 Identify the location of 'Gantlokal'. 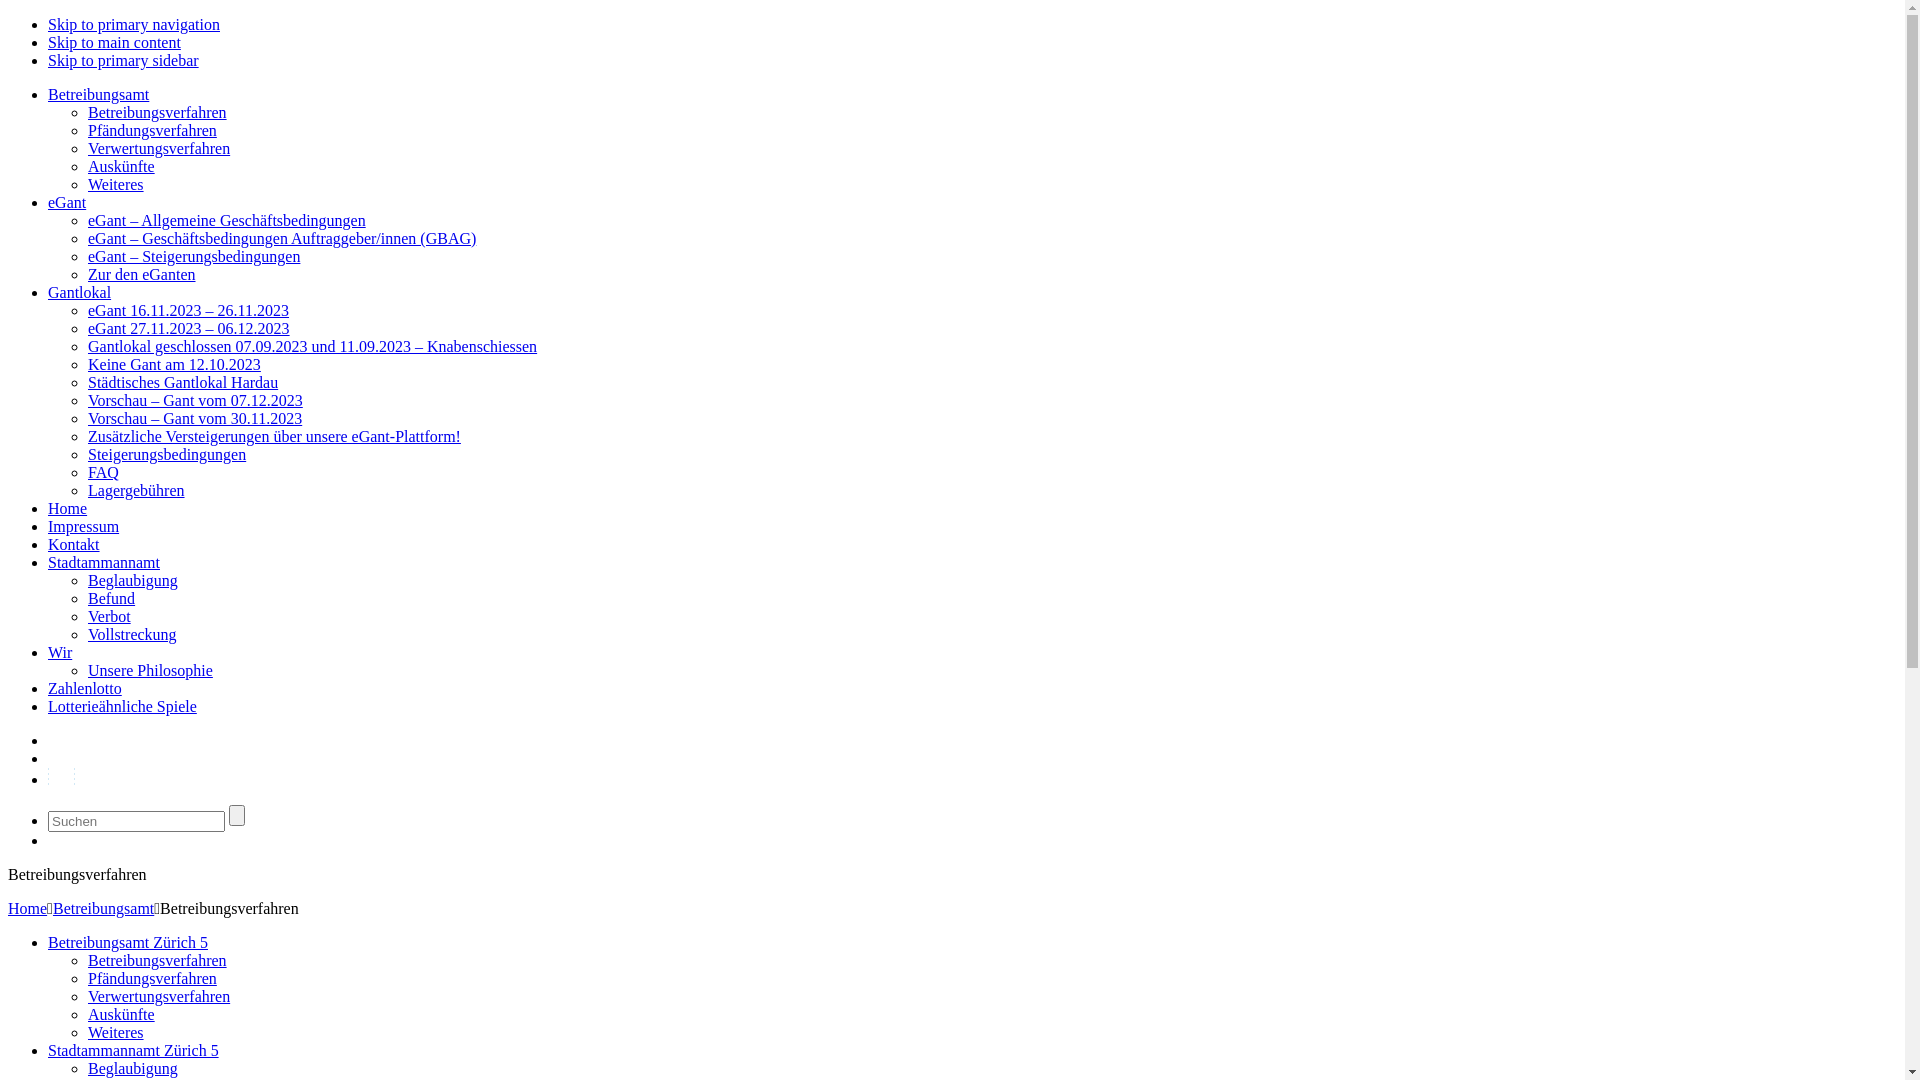
(79, 292).